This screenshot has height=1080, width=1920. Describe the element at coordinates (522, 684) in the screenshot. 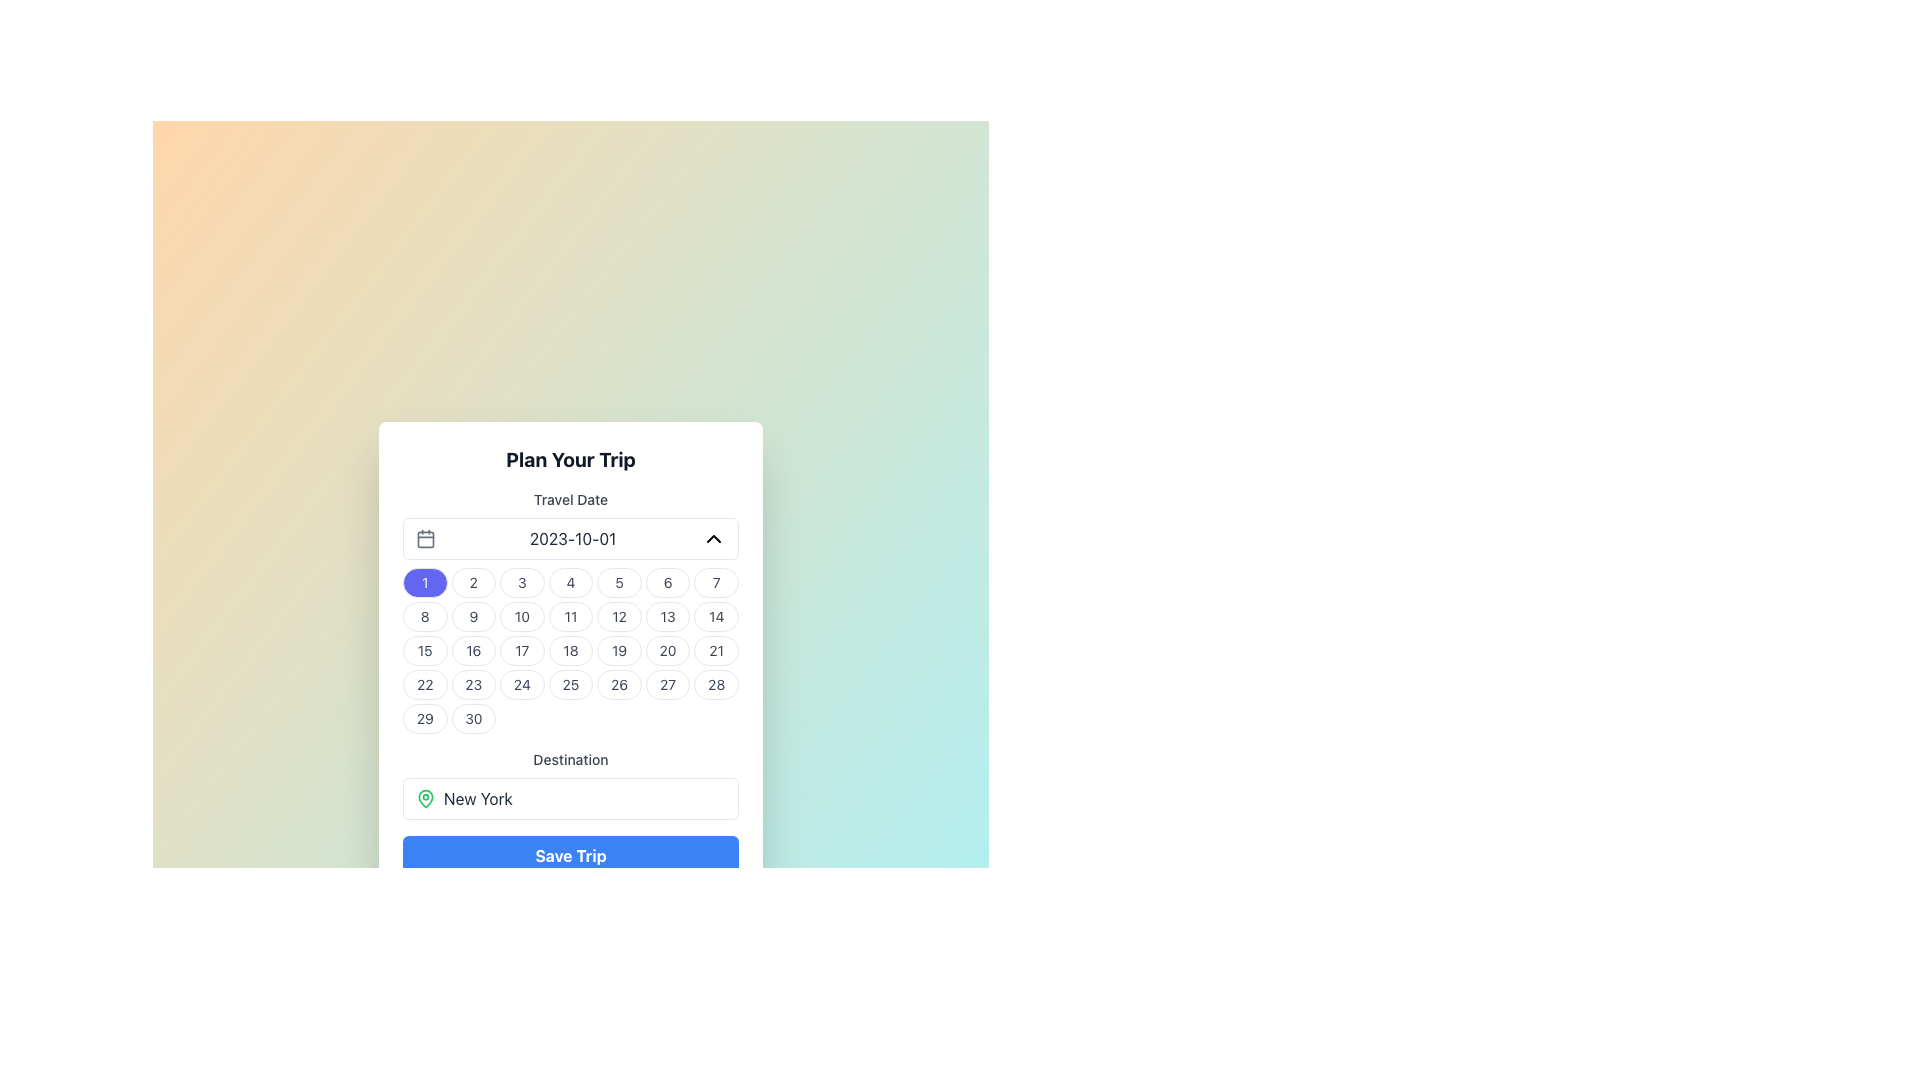

I see `the circular button labeled '24' in the calendar interface under 'Plan Your Trip'` at that location.